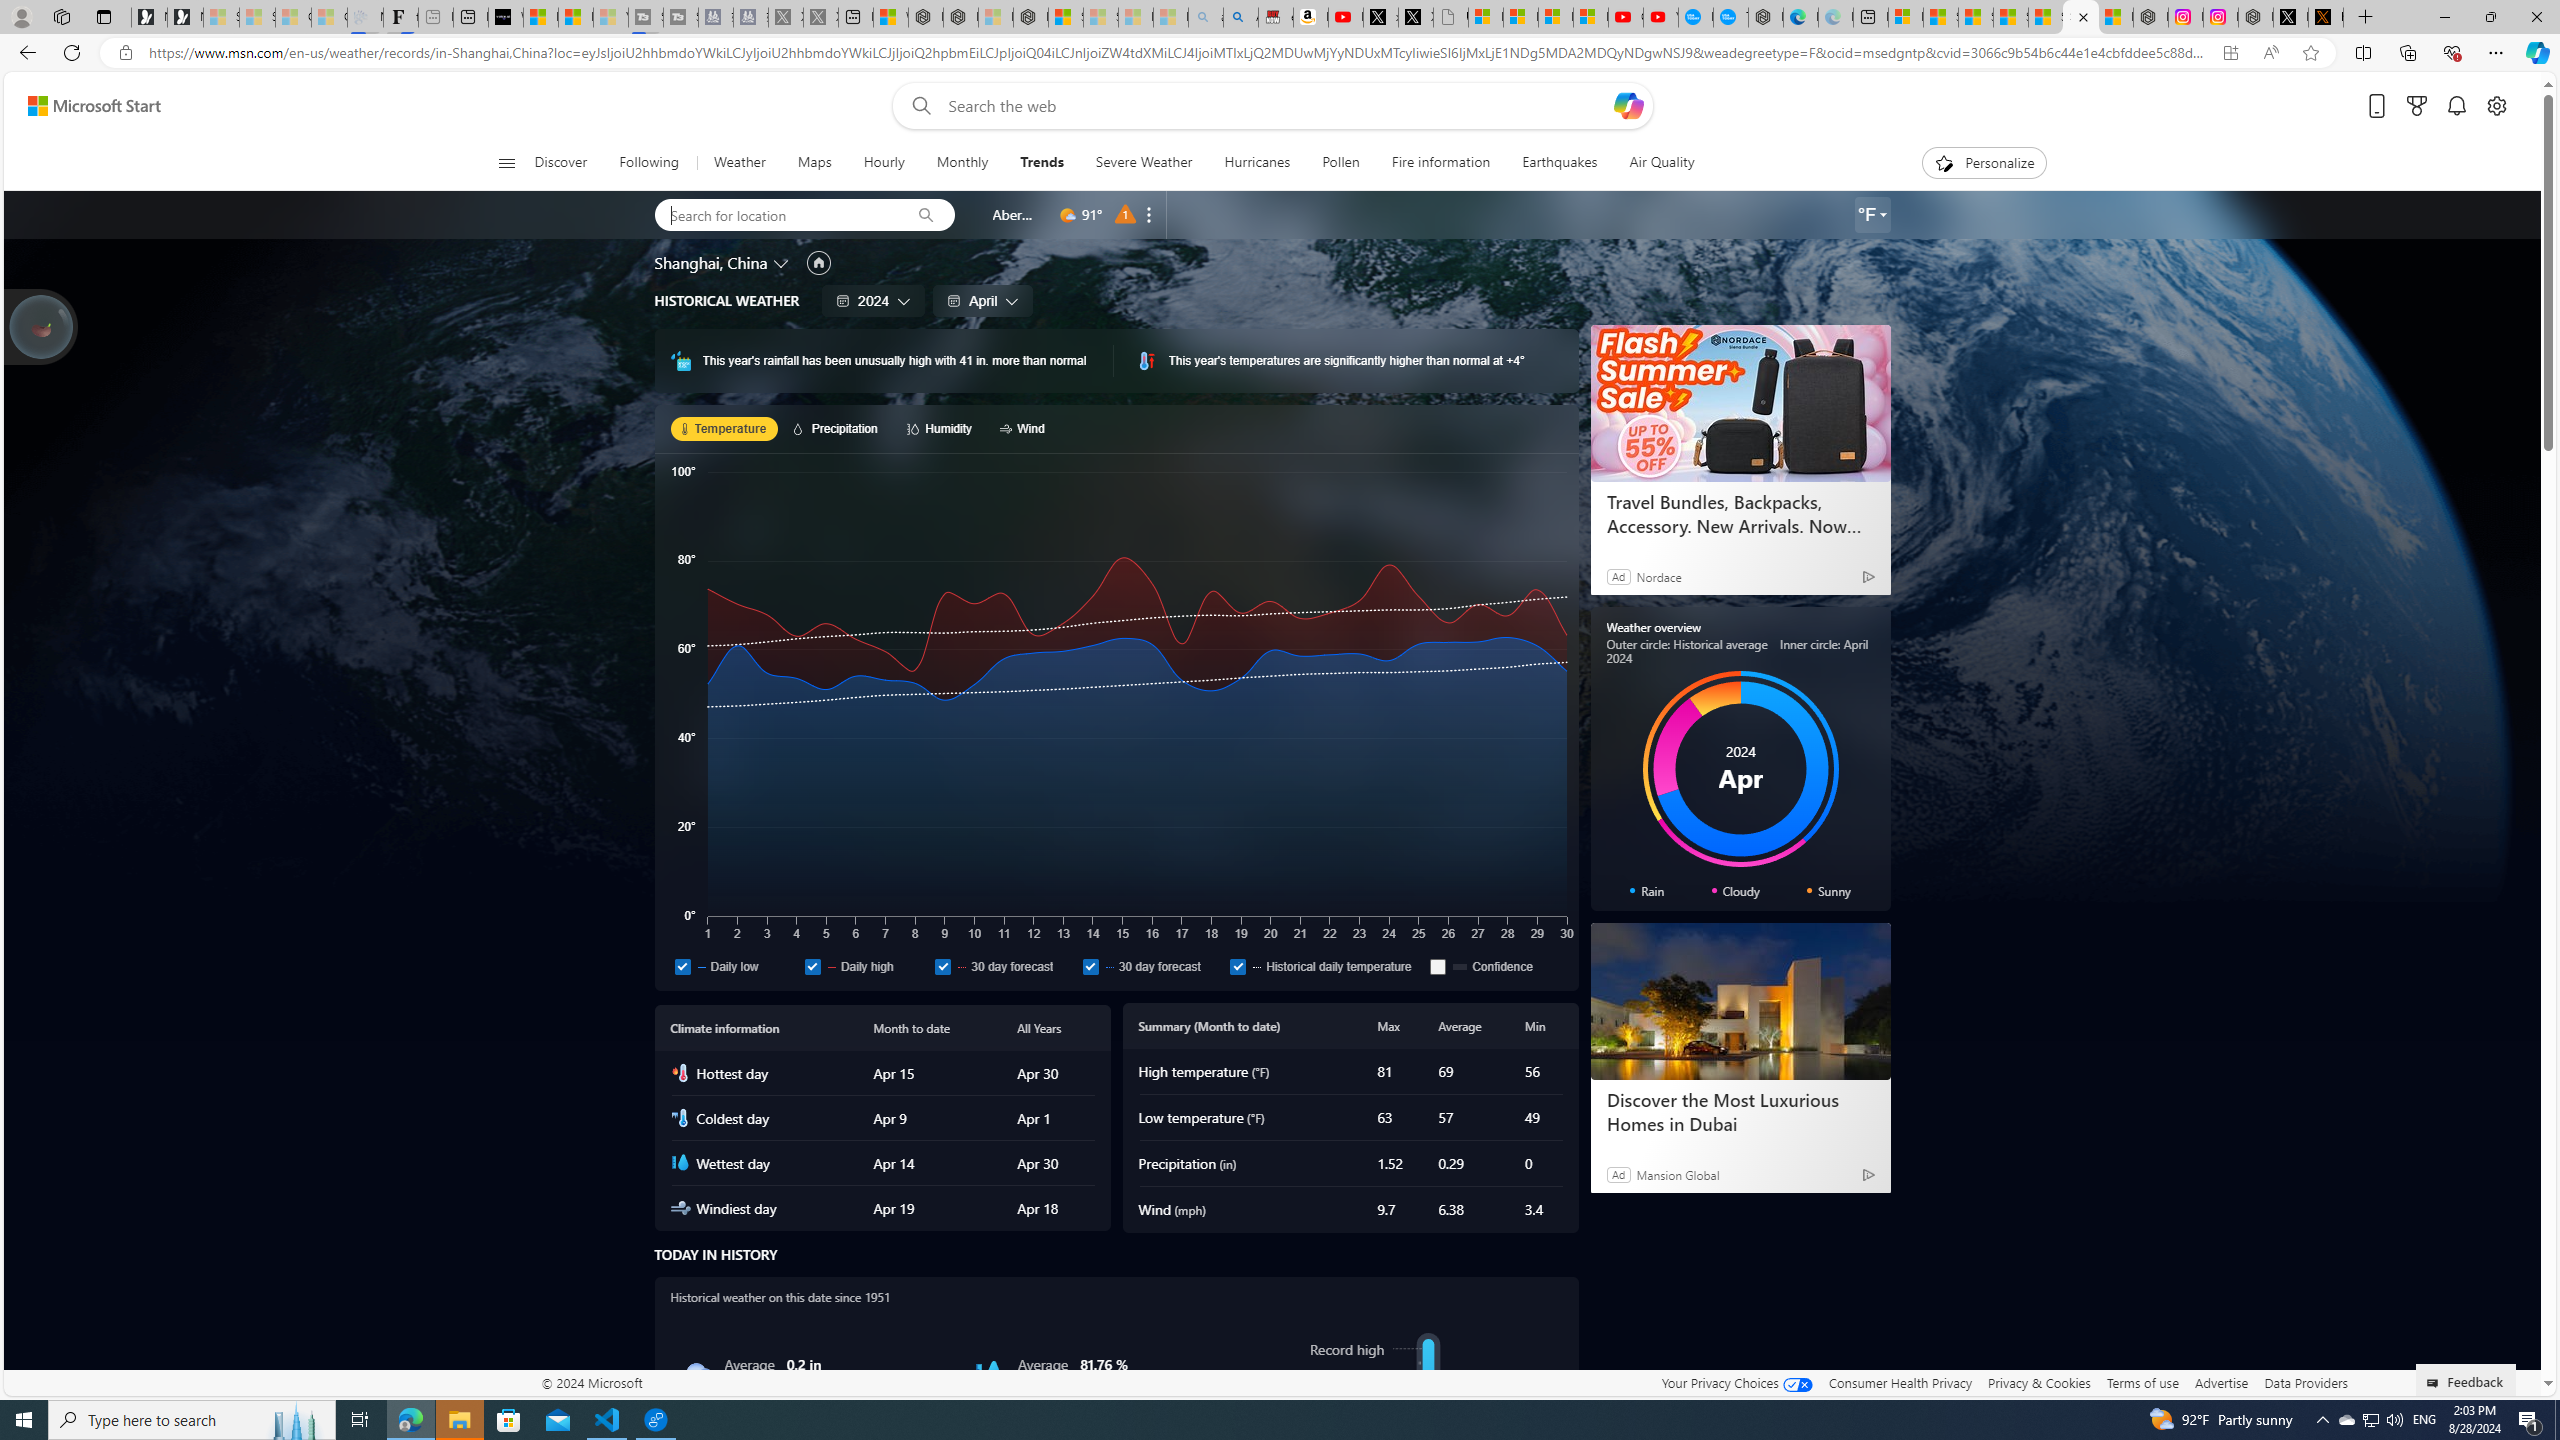  Describe the element at coordinates (774, 214) in the screenshot. I see `'Search for location'` at that location.